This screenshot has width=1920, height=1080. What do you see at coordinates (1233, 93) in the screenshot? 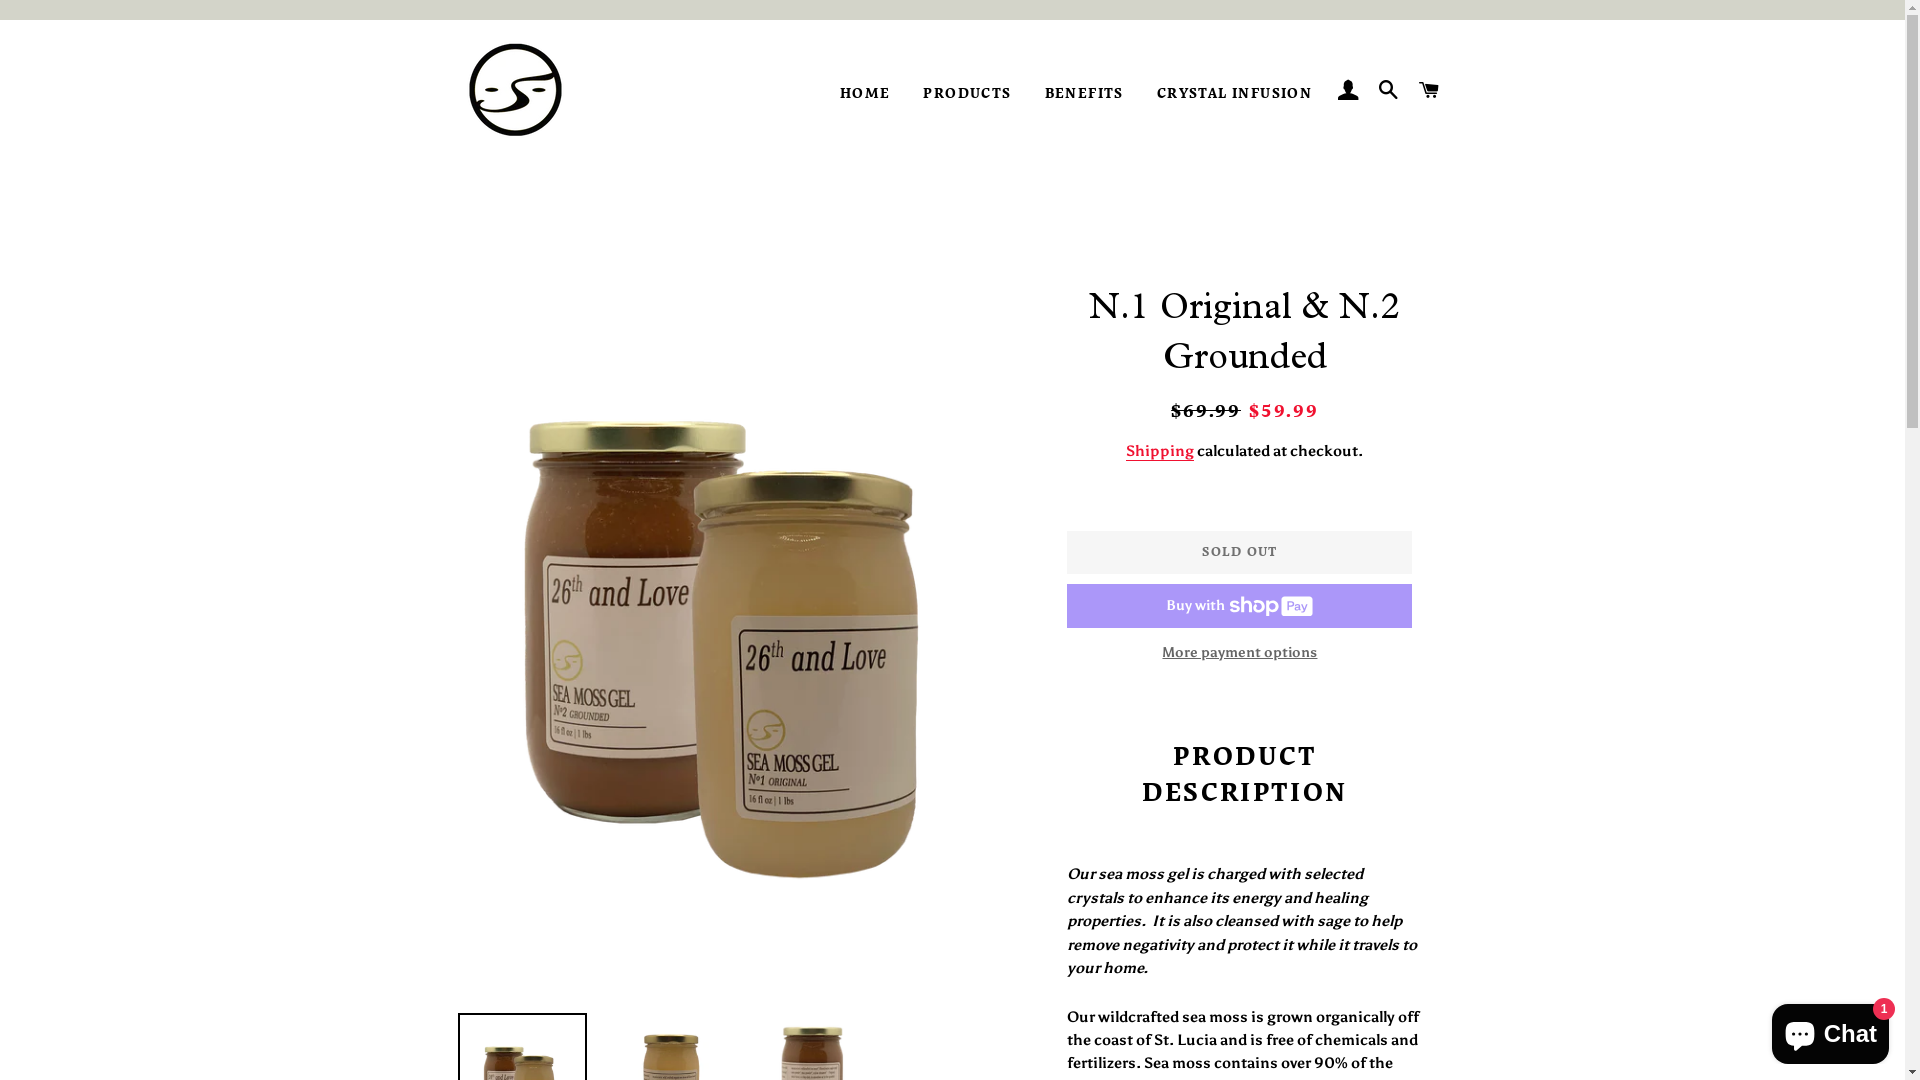
I see `'CRYSTAL INFUSION'` at bounding box center [1233, 93].